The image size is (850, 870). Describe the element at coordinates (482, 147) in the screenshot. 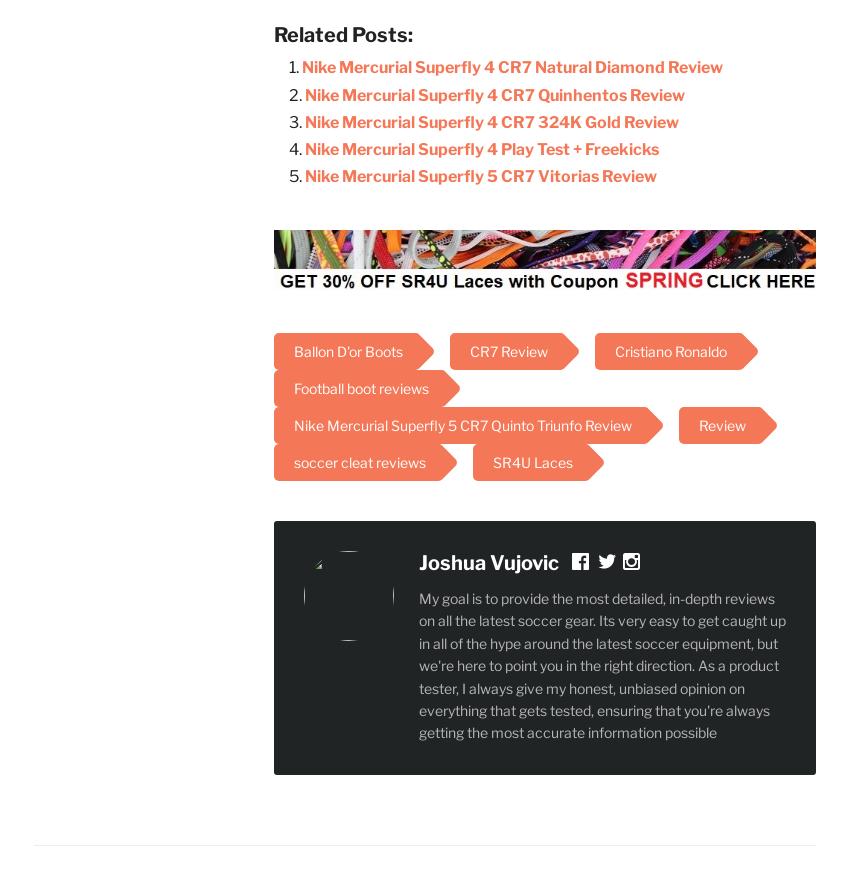

I see `'Nike Mercurial Superfly 4 Play Test + Freekicks'` at that location.